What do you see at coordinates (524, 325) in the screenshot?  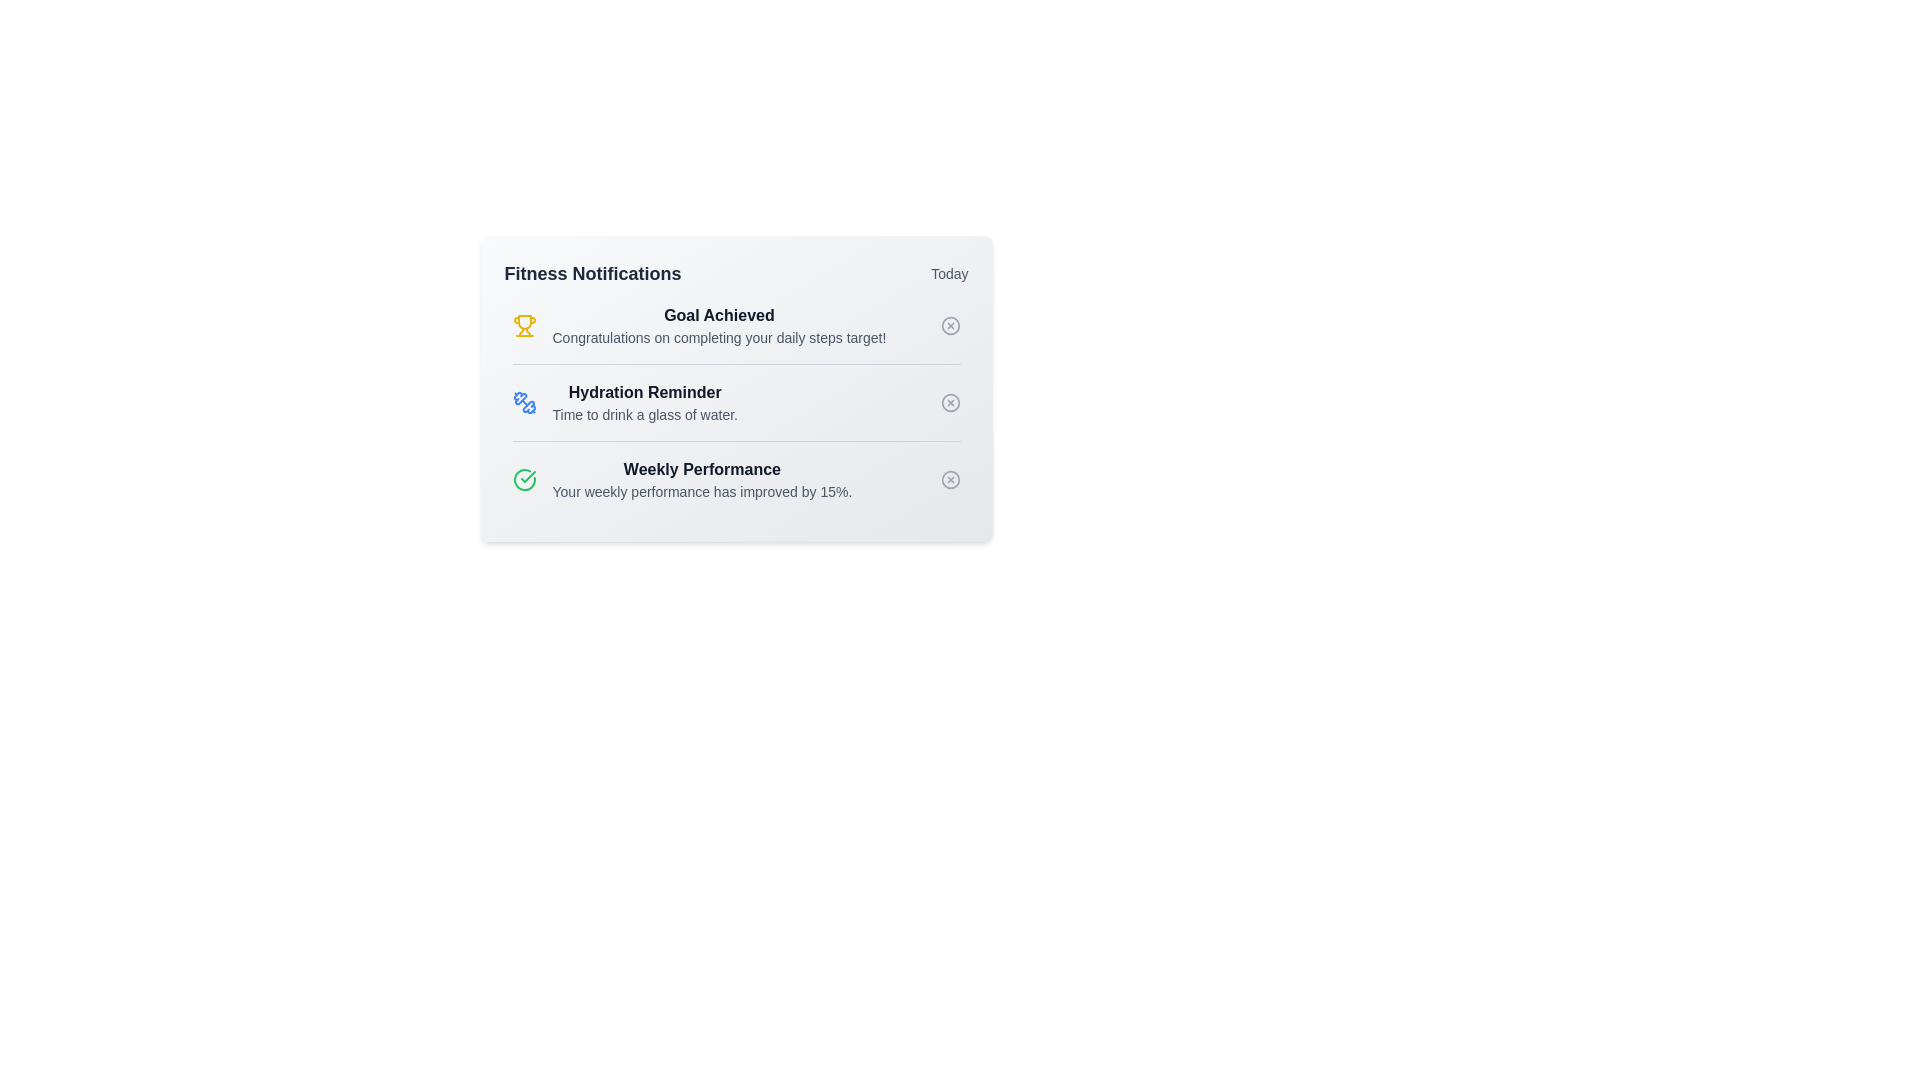 I see `the success icon located at the top left of the 'Goal Achieved' notification, adjacent to its title` at bounding box center [524, 325].